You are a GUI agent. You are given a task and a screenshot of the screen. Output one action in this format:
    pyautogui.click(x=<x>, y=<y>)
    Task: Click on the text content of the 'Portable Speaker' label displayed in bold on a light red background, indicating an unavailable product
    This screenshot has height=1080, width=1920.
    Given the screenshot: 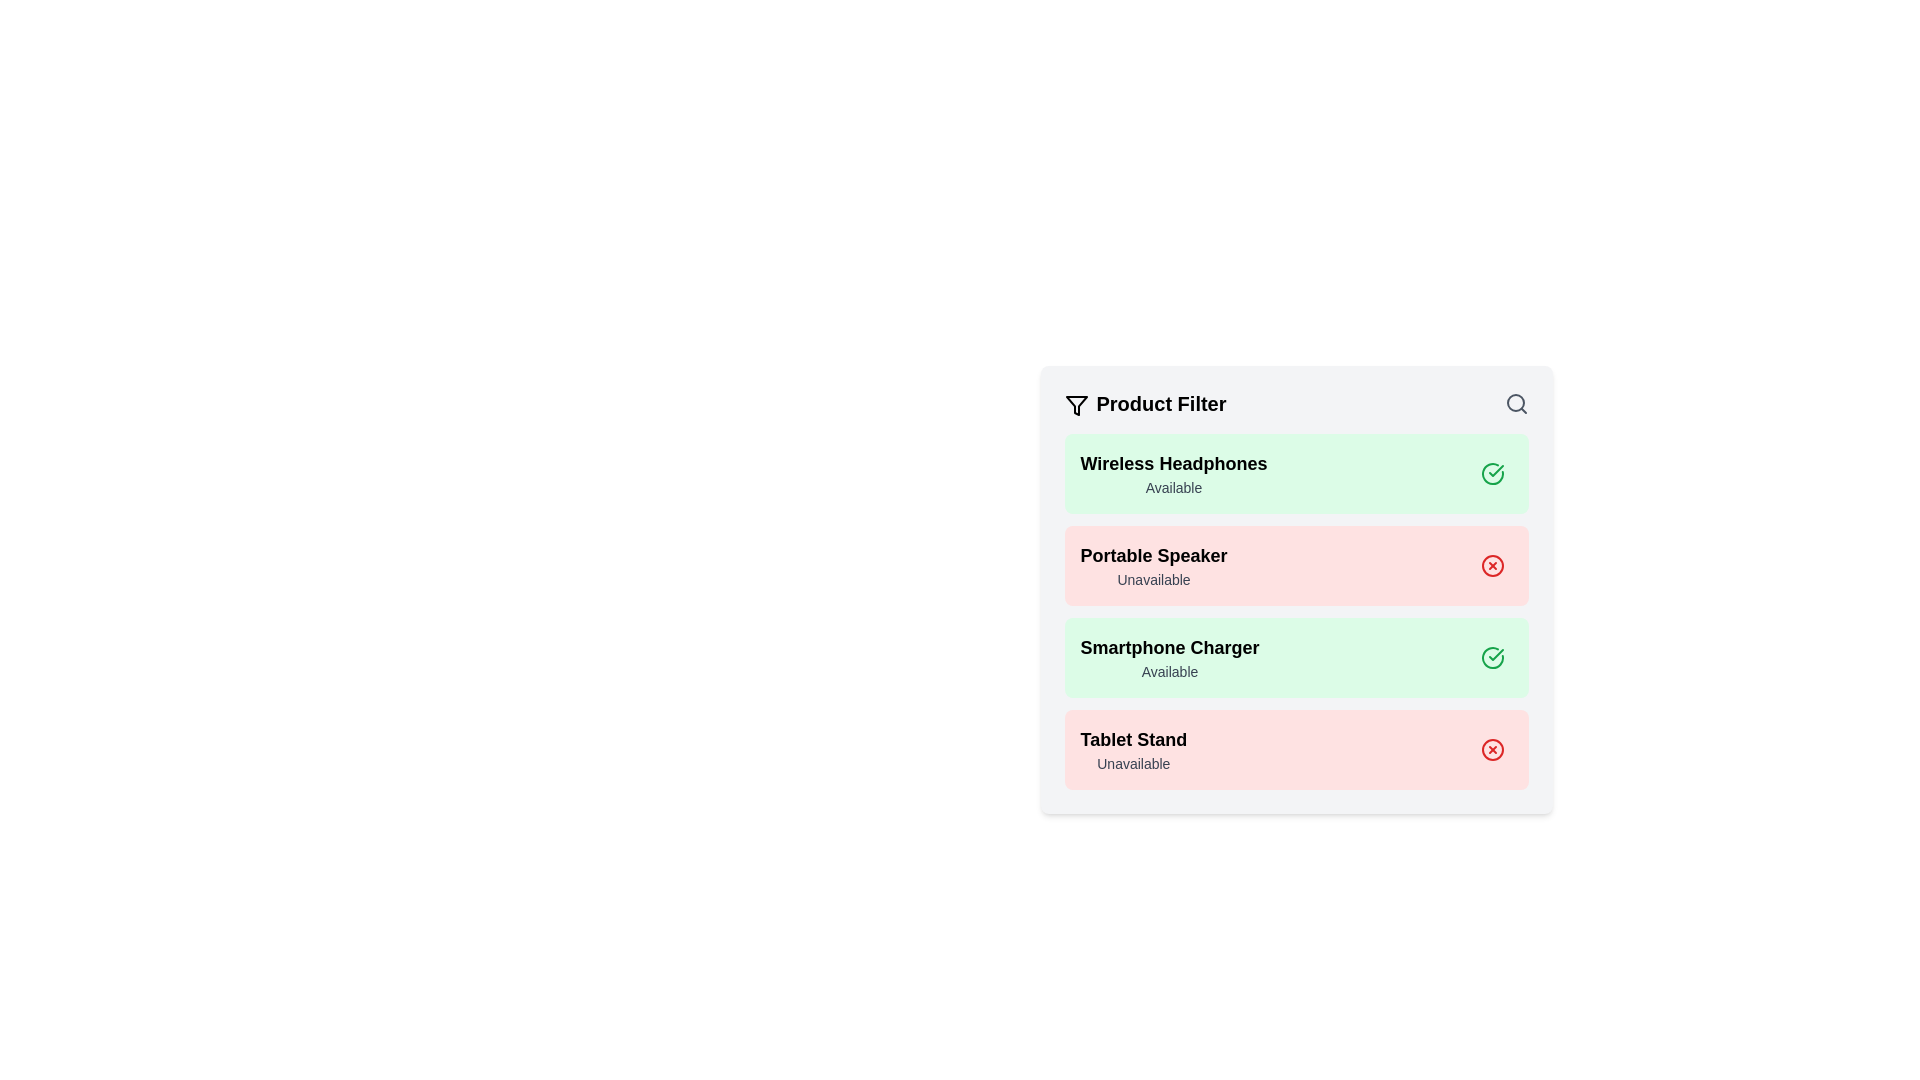 What is the action you would take?
    pyautogui.click(x=1154, y=555)
    